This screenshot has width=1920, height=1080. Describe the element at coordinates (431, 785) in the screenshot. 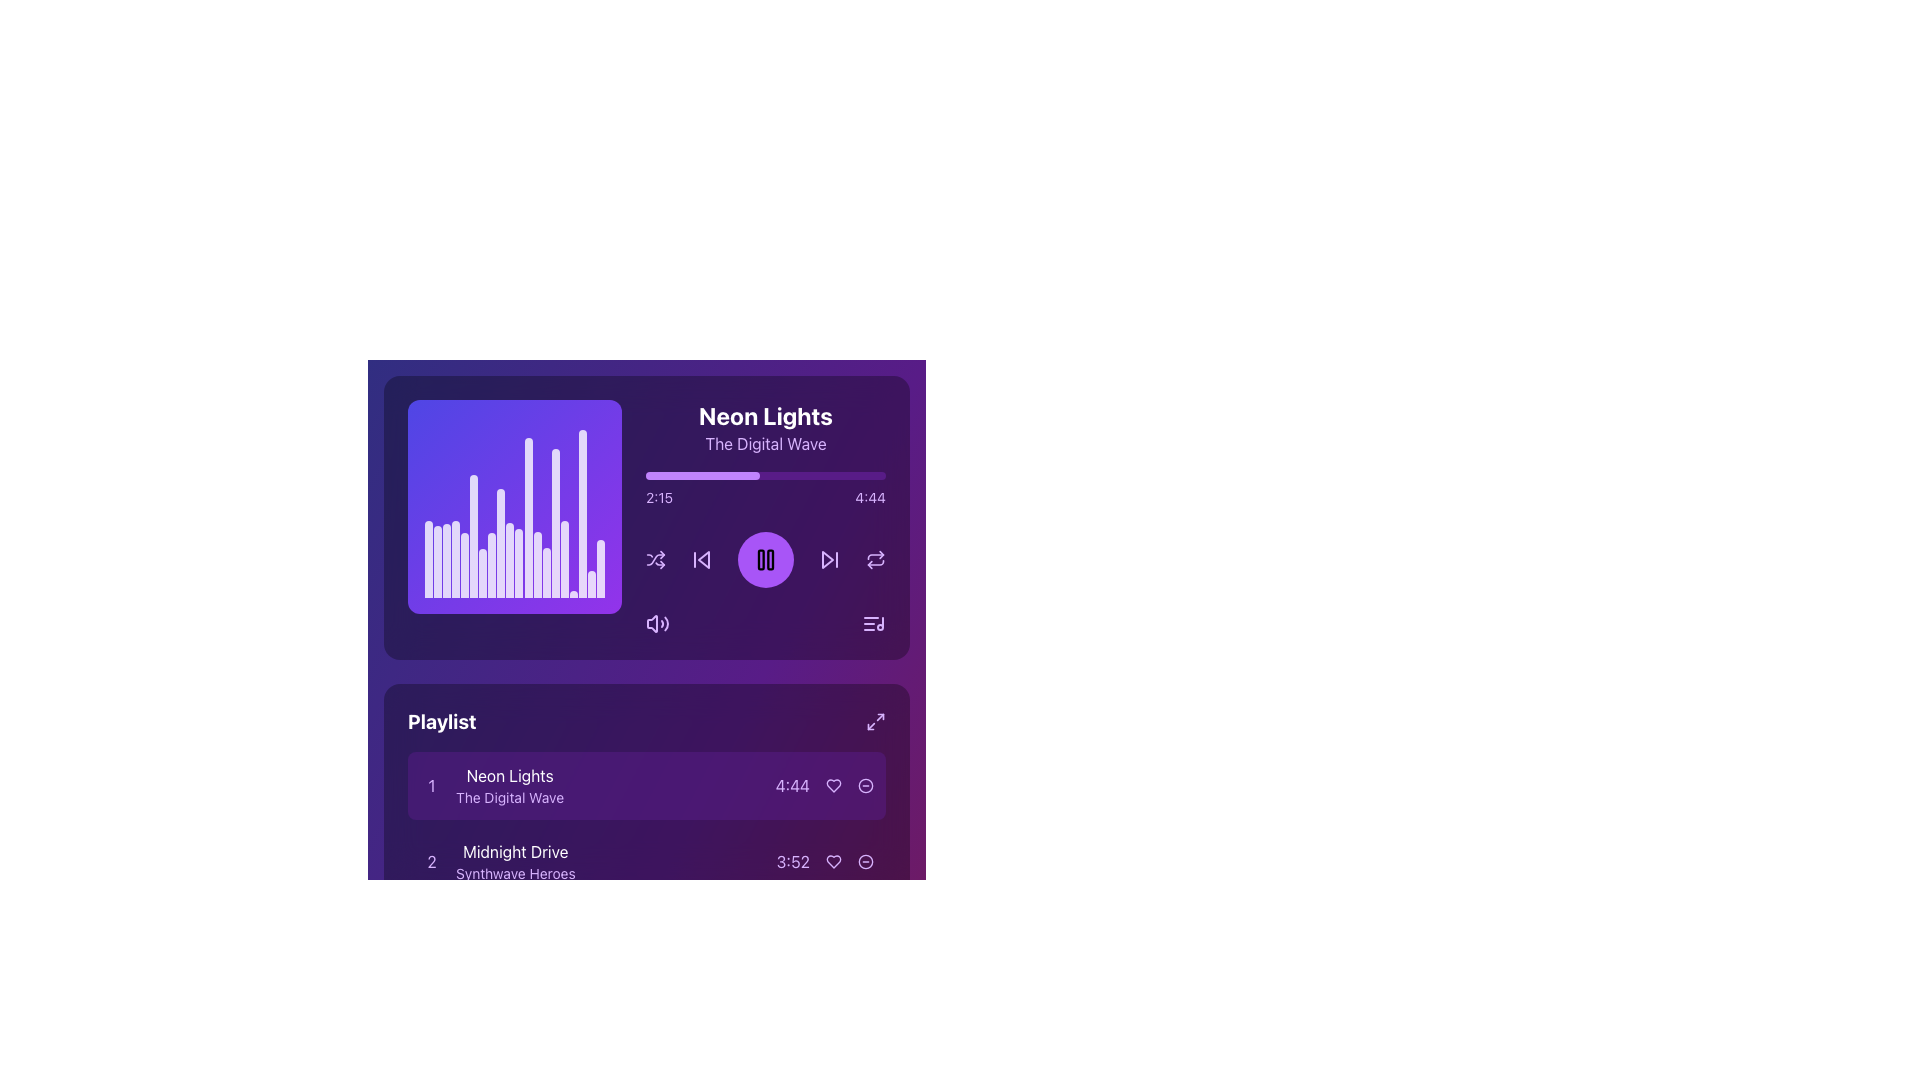

I see `number displayed in the purple text label that shows '1', which is located to the left of the text 'Neon Lights' in the playlist section` at that location.